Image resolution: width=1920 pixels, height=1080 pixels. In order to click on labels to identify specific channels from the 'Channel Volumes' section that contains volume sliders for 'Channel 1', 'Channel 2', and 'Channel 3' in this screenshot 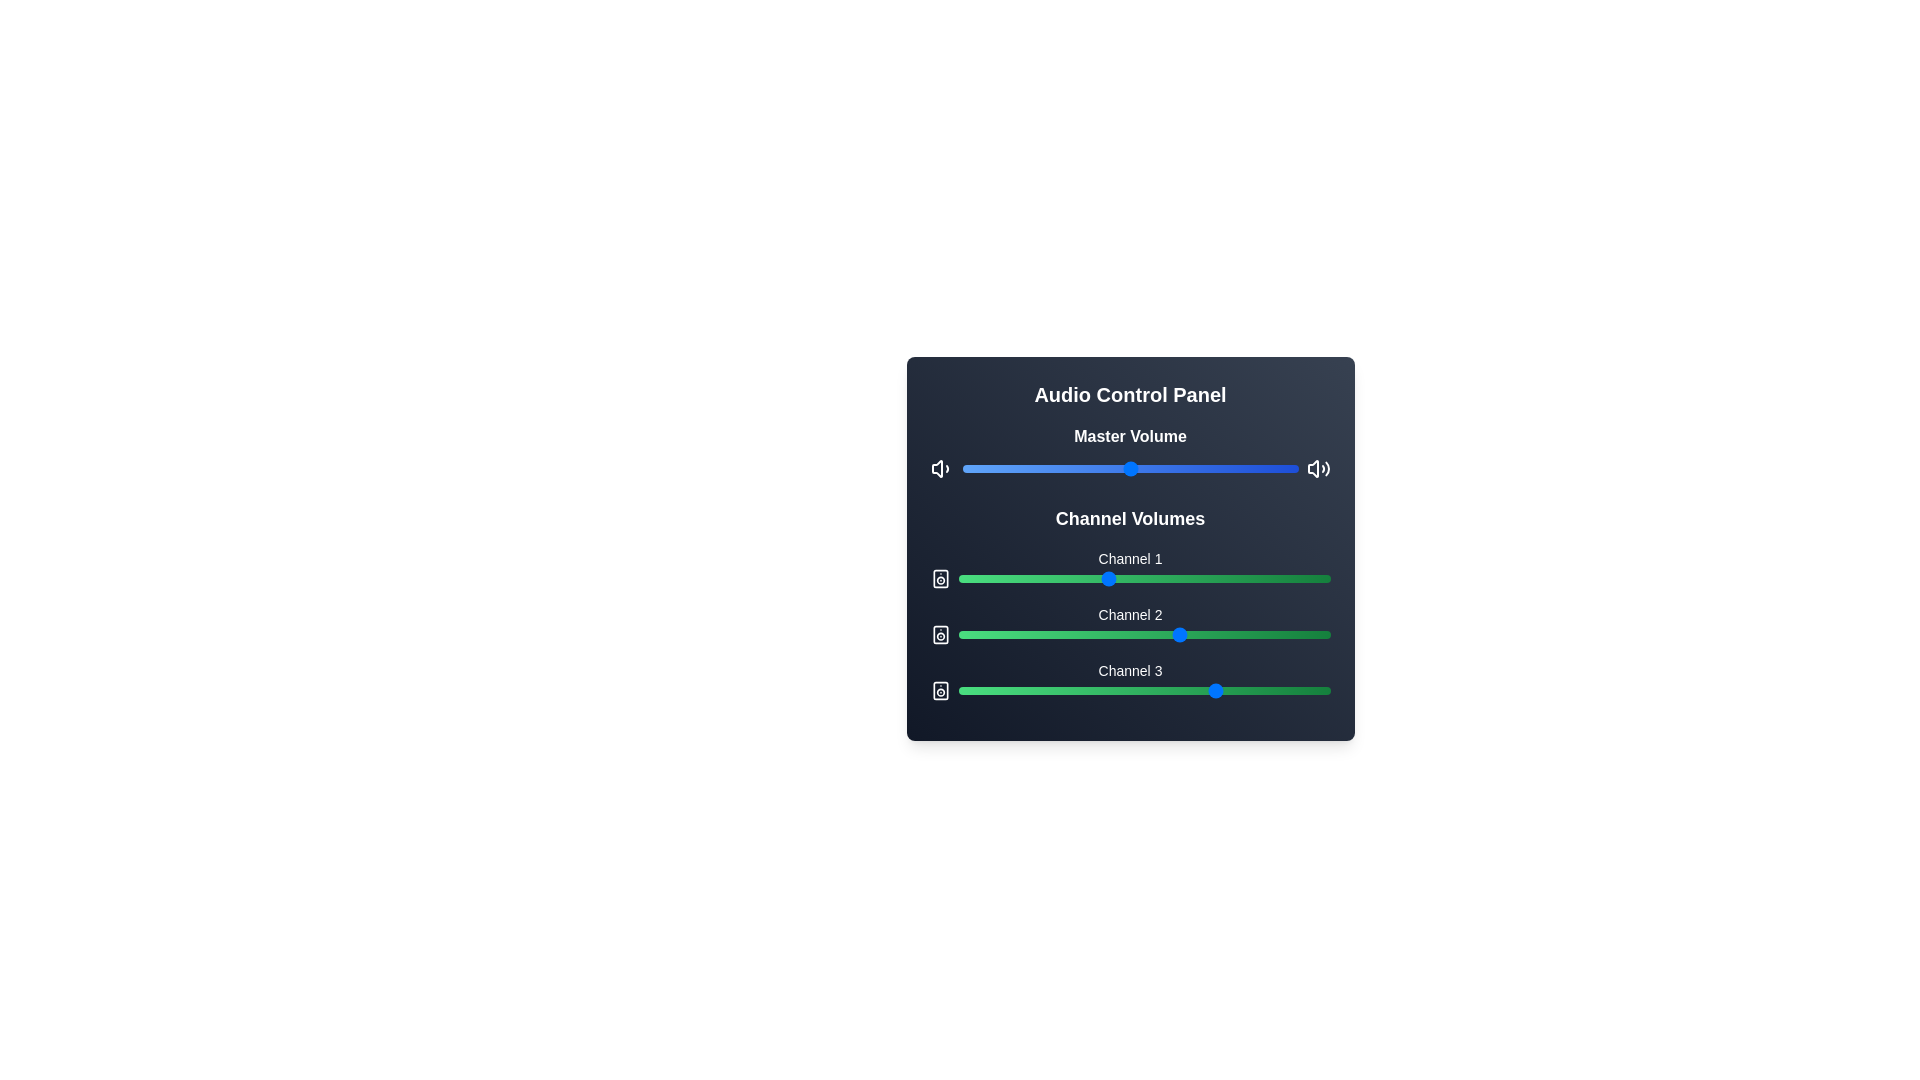, I will do `click(1130, 601)`.